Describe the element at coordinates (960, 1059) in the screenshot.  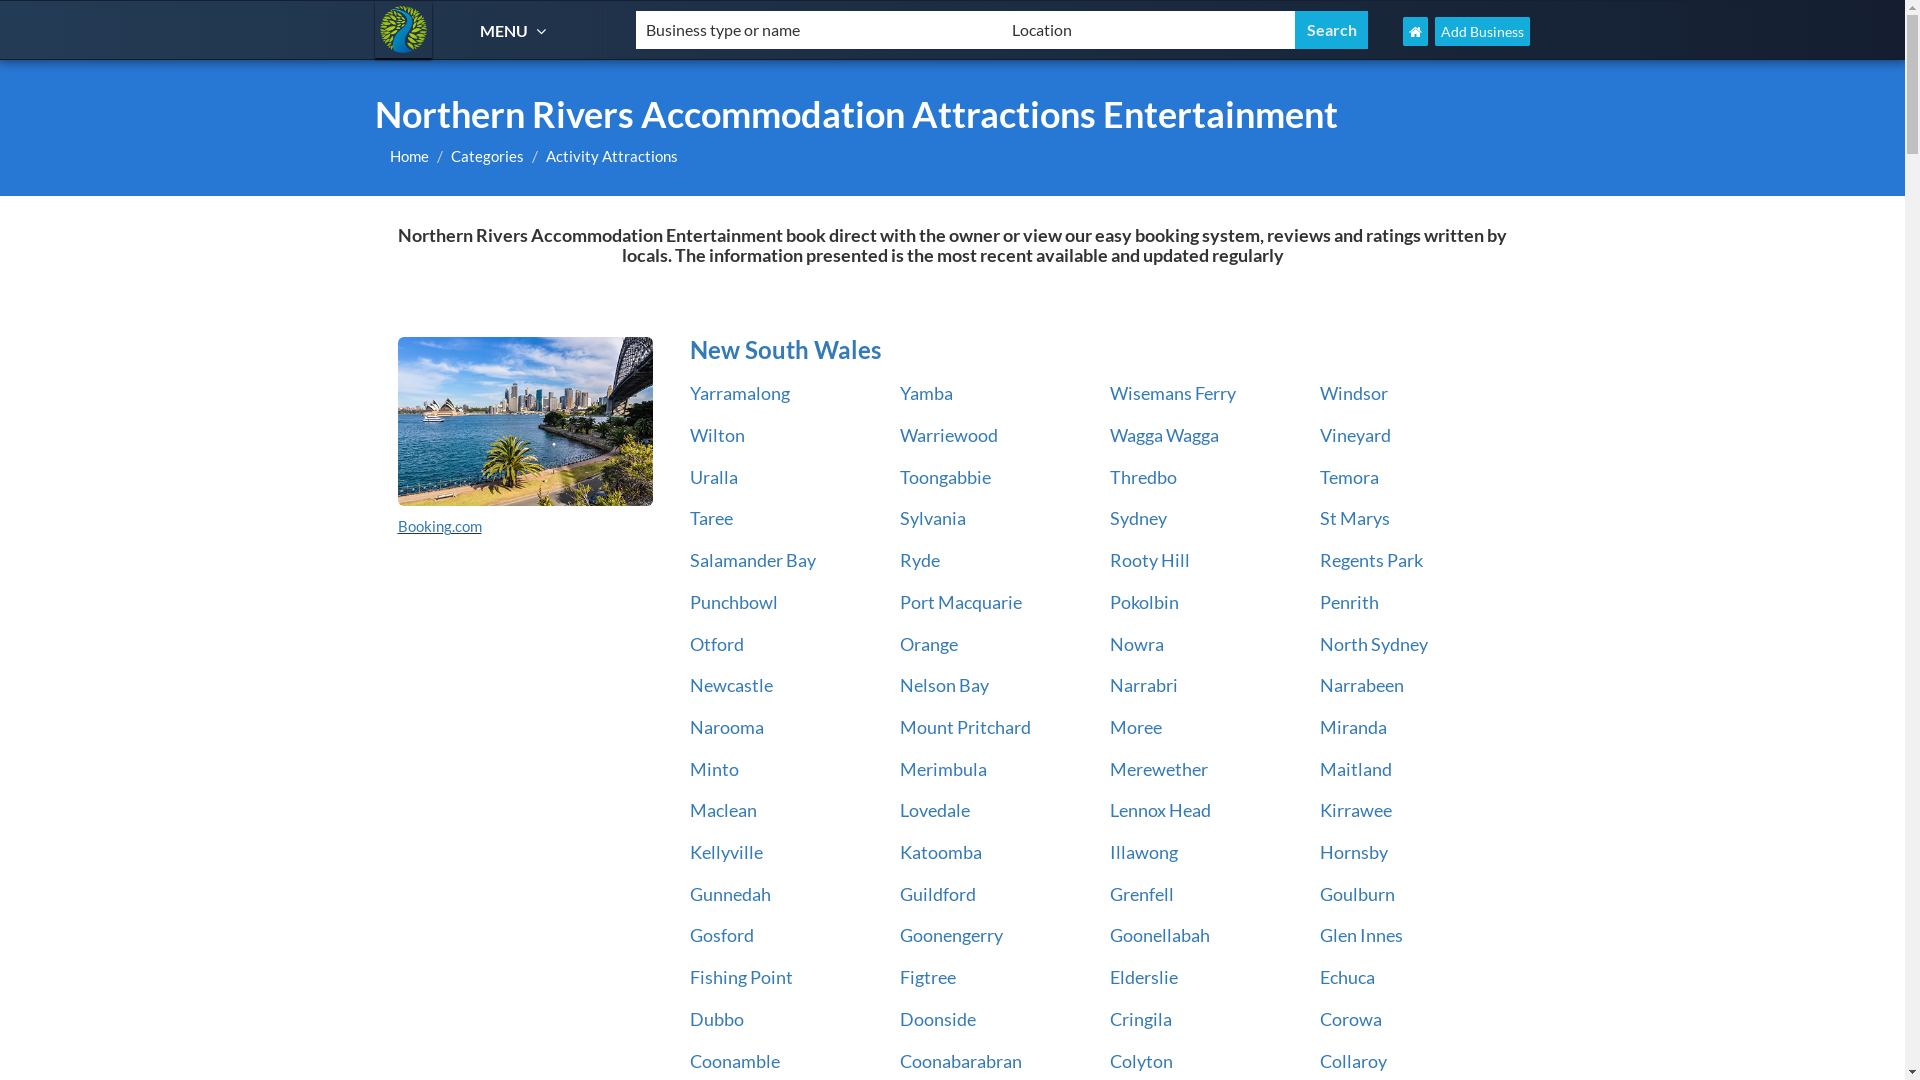
I see `'Coonabarabran'` at that location.